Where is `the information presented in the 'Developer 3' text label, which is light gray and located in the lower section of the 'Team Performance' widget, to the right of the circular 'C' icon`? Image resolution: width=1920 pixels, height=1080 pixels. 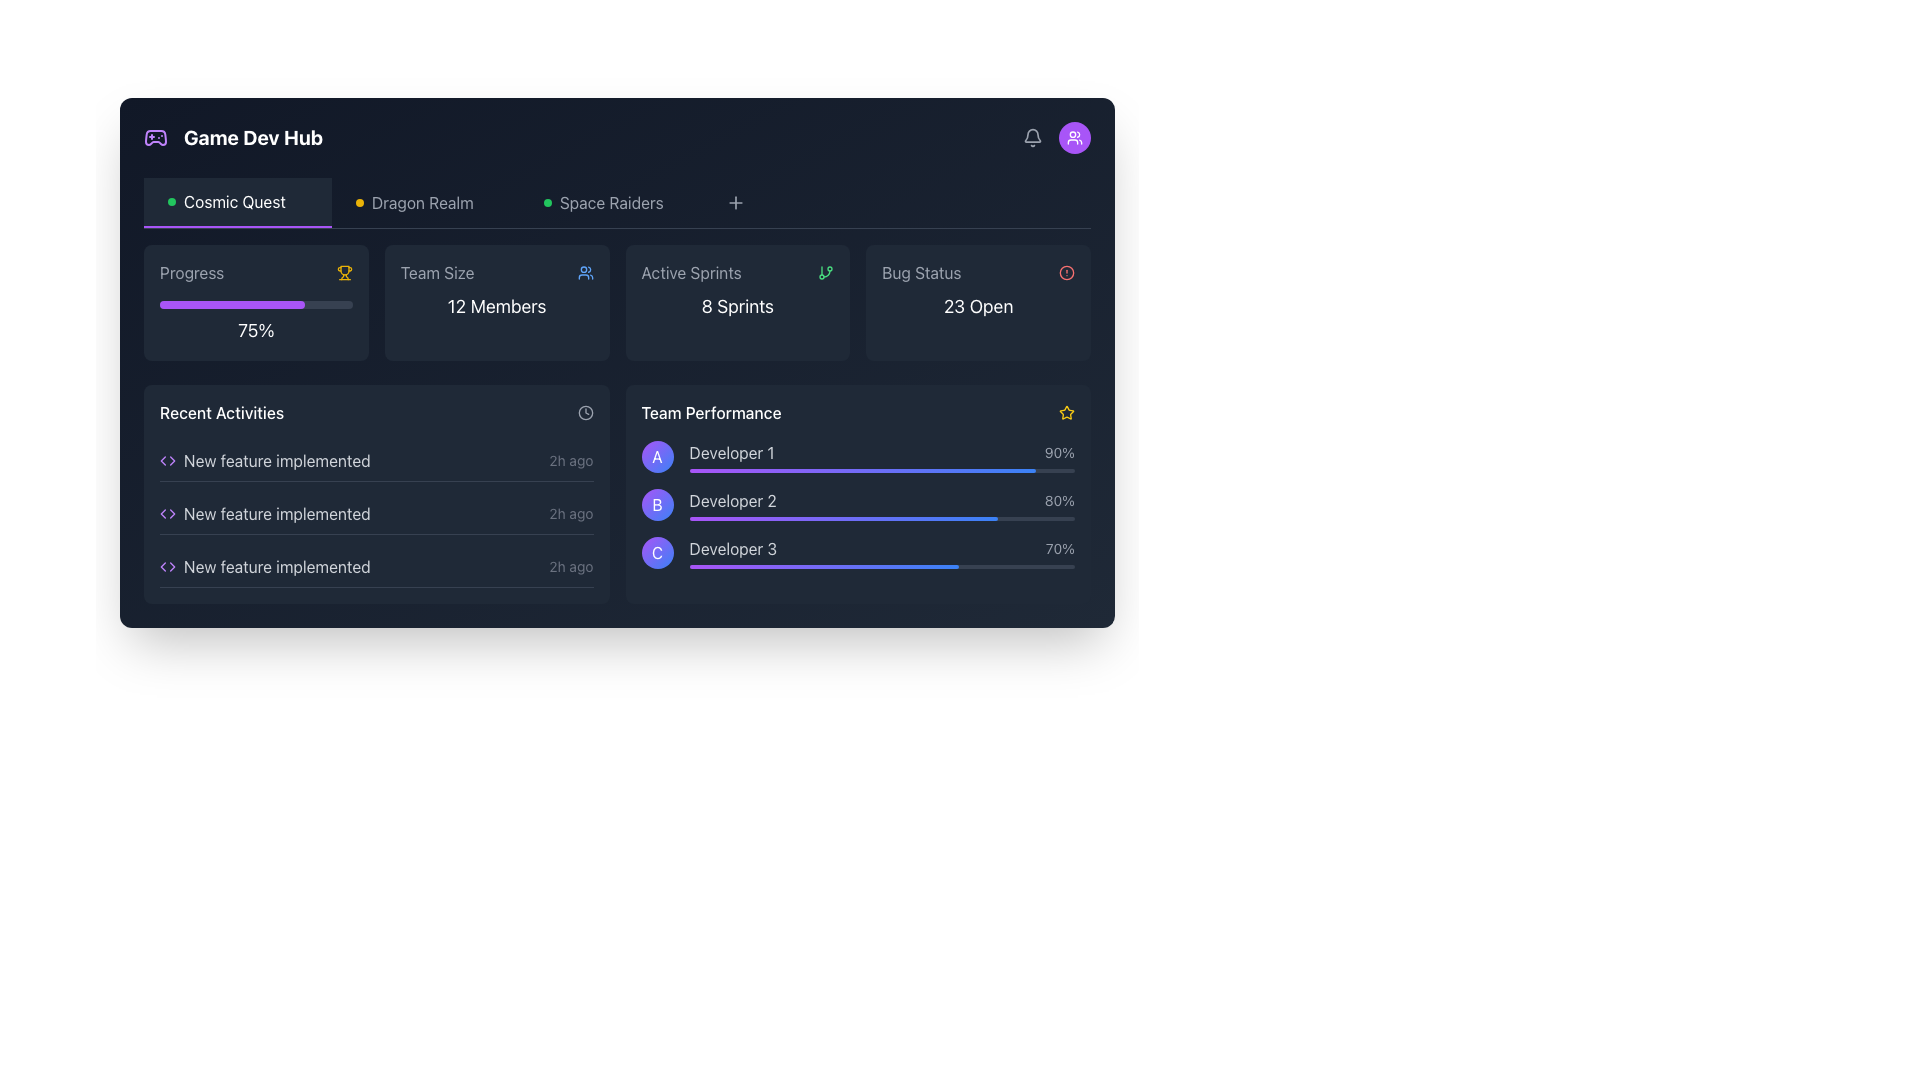 the information presented in the 'Developer 3' text label, which is light gray and located in the lower section of the 'Team Performance' widget, to the right of the circular 'C' icon is located at coordinates (732, 548).